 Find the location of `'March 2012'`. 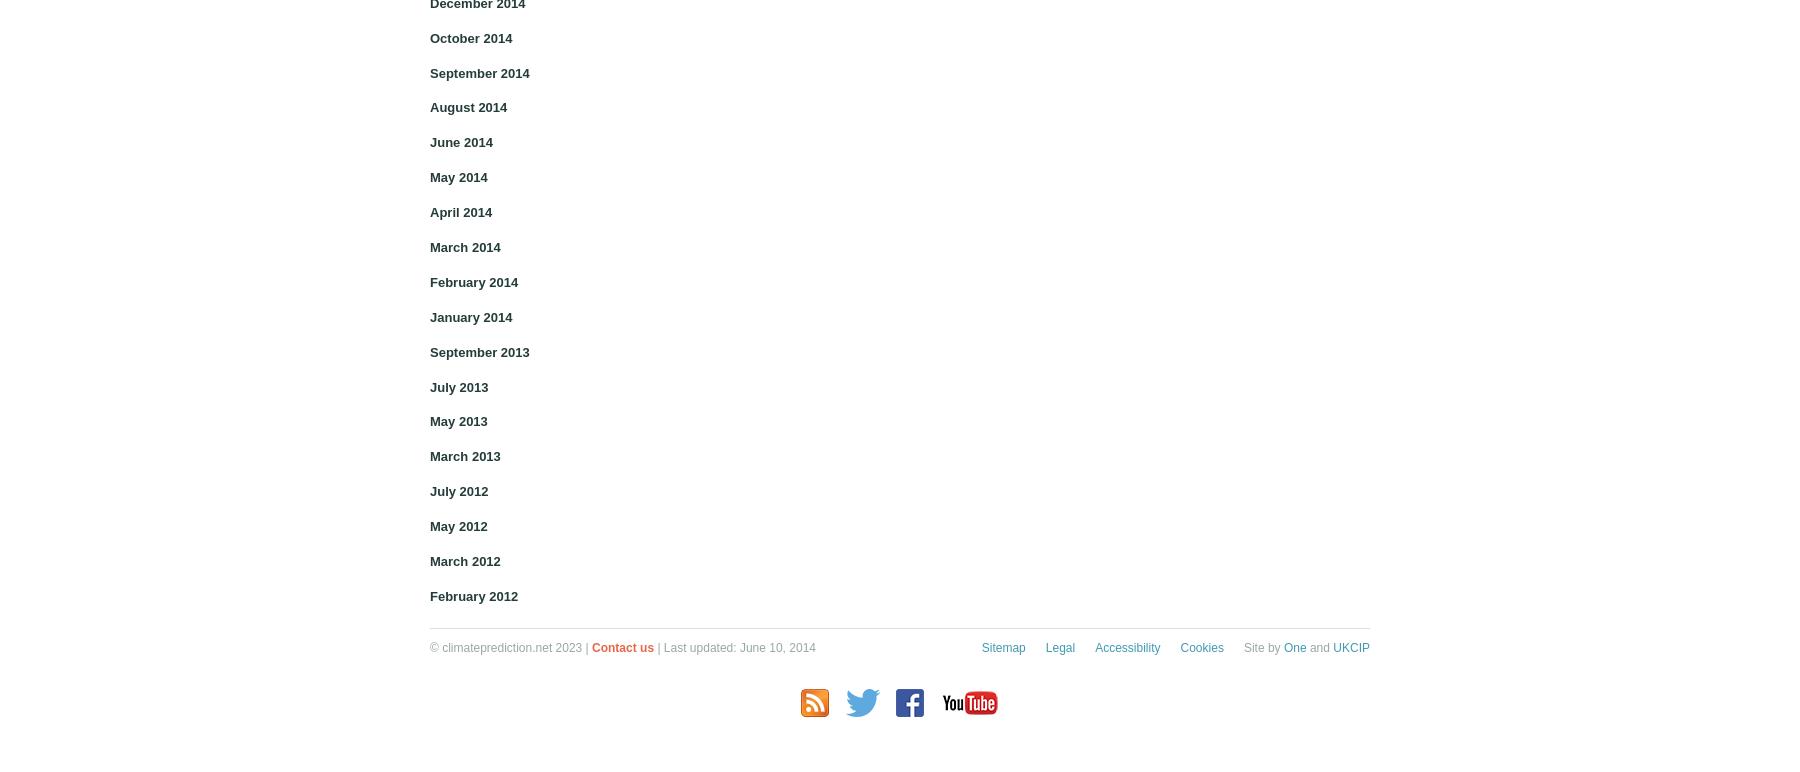

'March 2012' is located at coordinates (430, 560).